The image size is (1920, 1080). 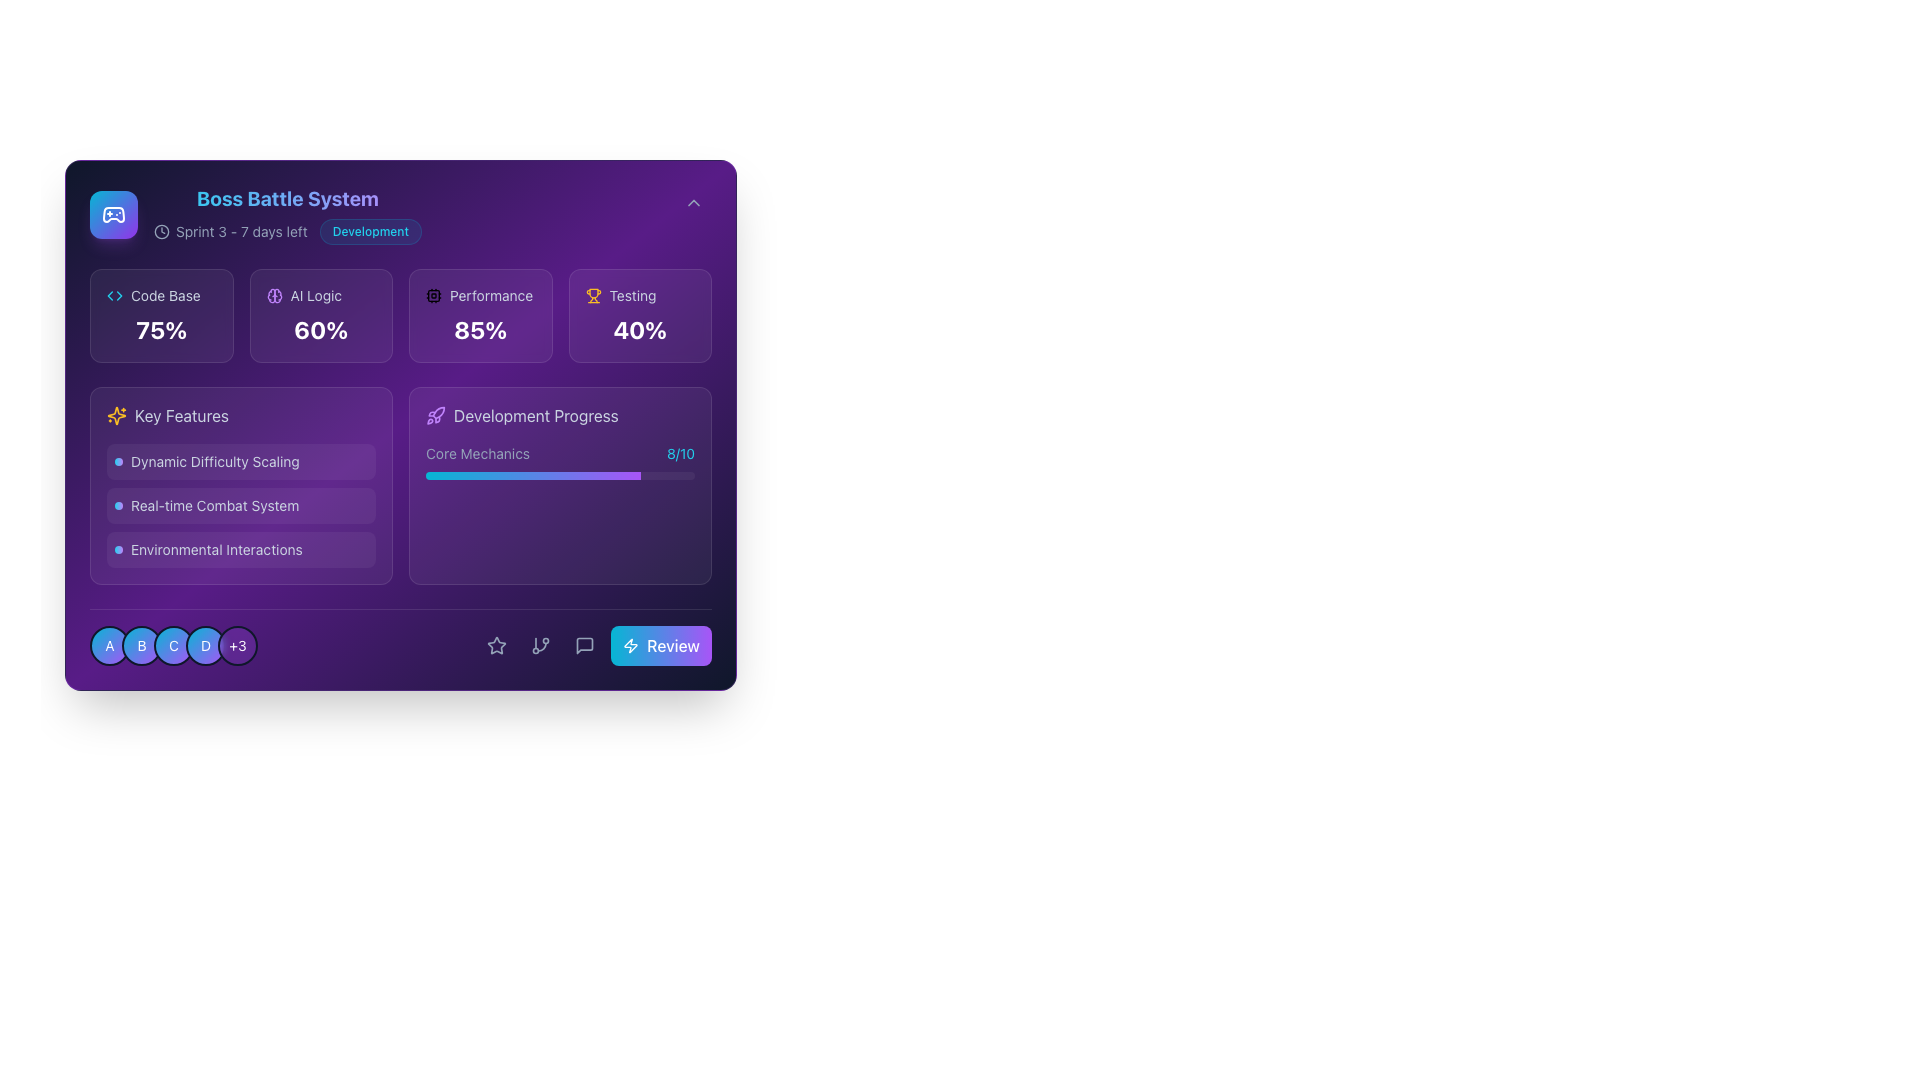 What do you see at coordinates (321, 329) in the screenshot?
I see `the displayed value of the text label showing '60%' located within the 'AI Logic' card structure` at bounding box center [321, 329].